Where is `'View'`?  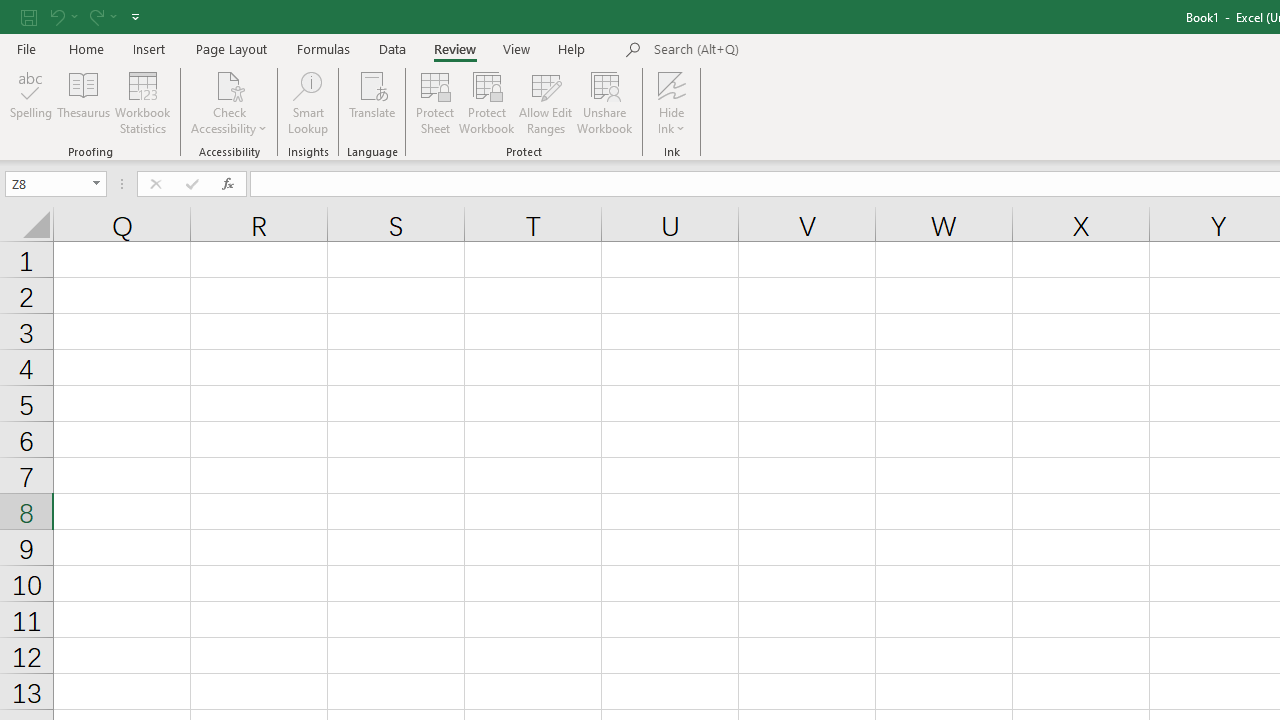
'View' is located at coordinates (517, 48).